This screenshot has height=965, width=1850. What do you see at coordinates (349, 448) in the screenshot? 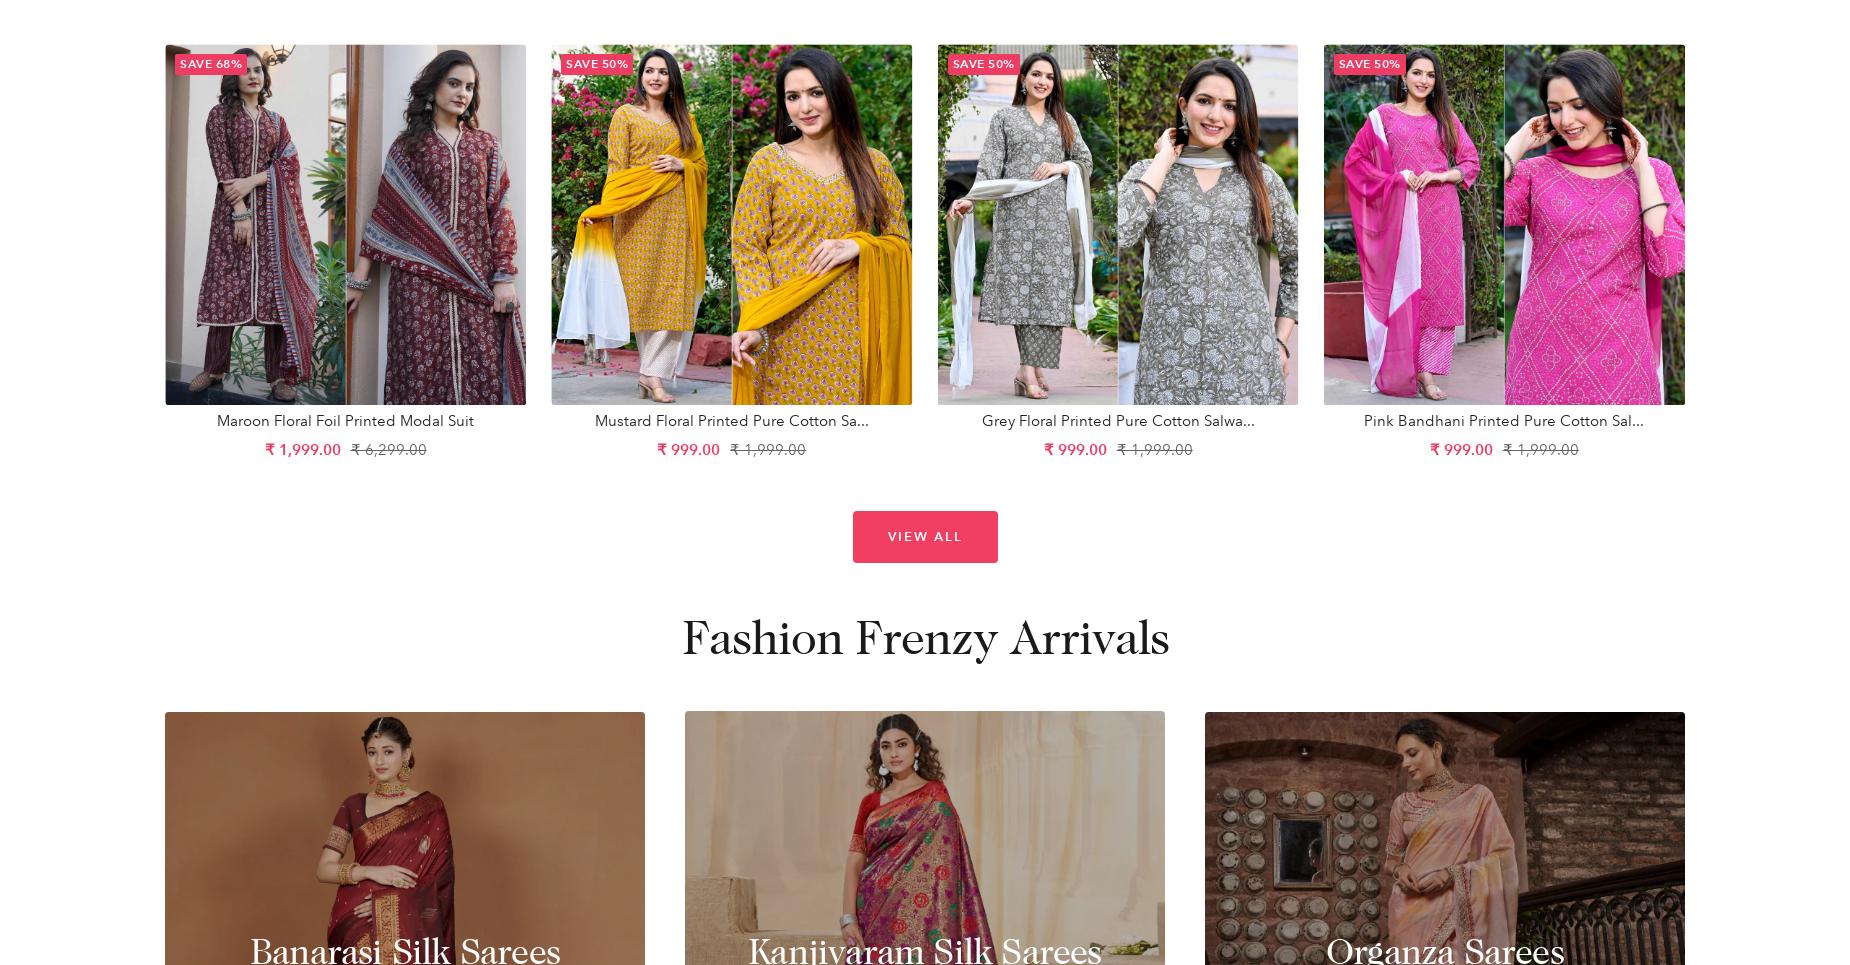
I see `'₹ 6,299.00'` at bounding box center [349, 448].